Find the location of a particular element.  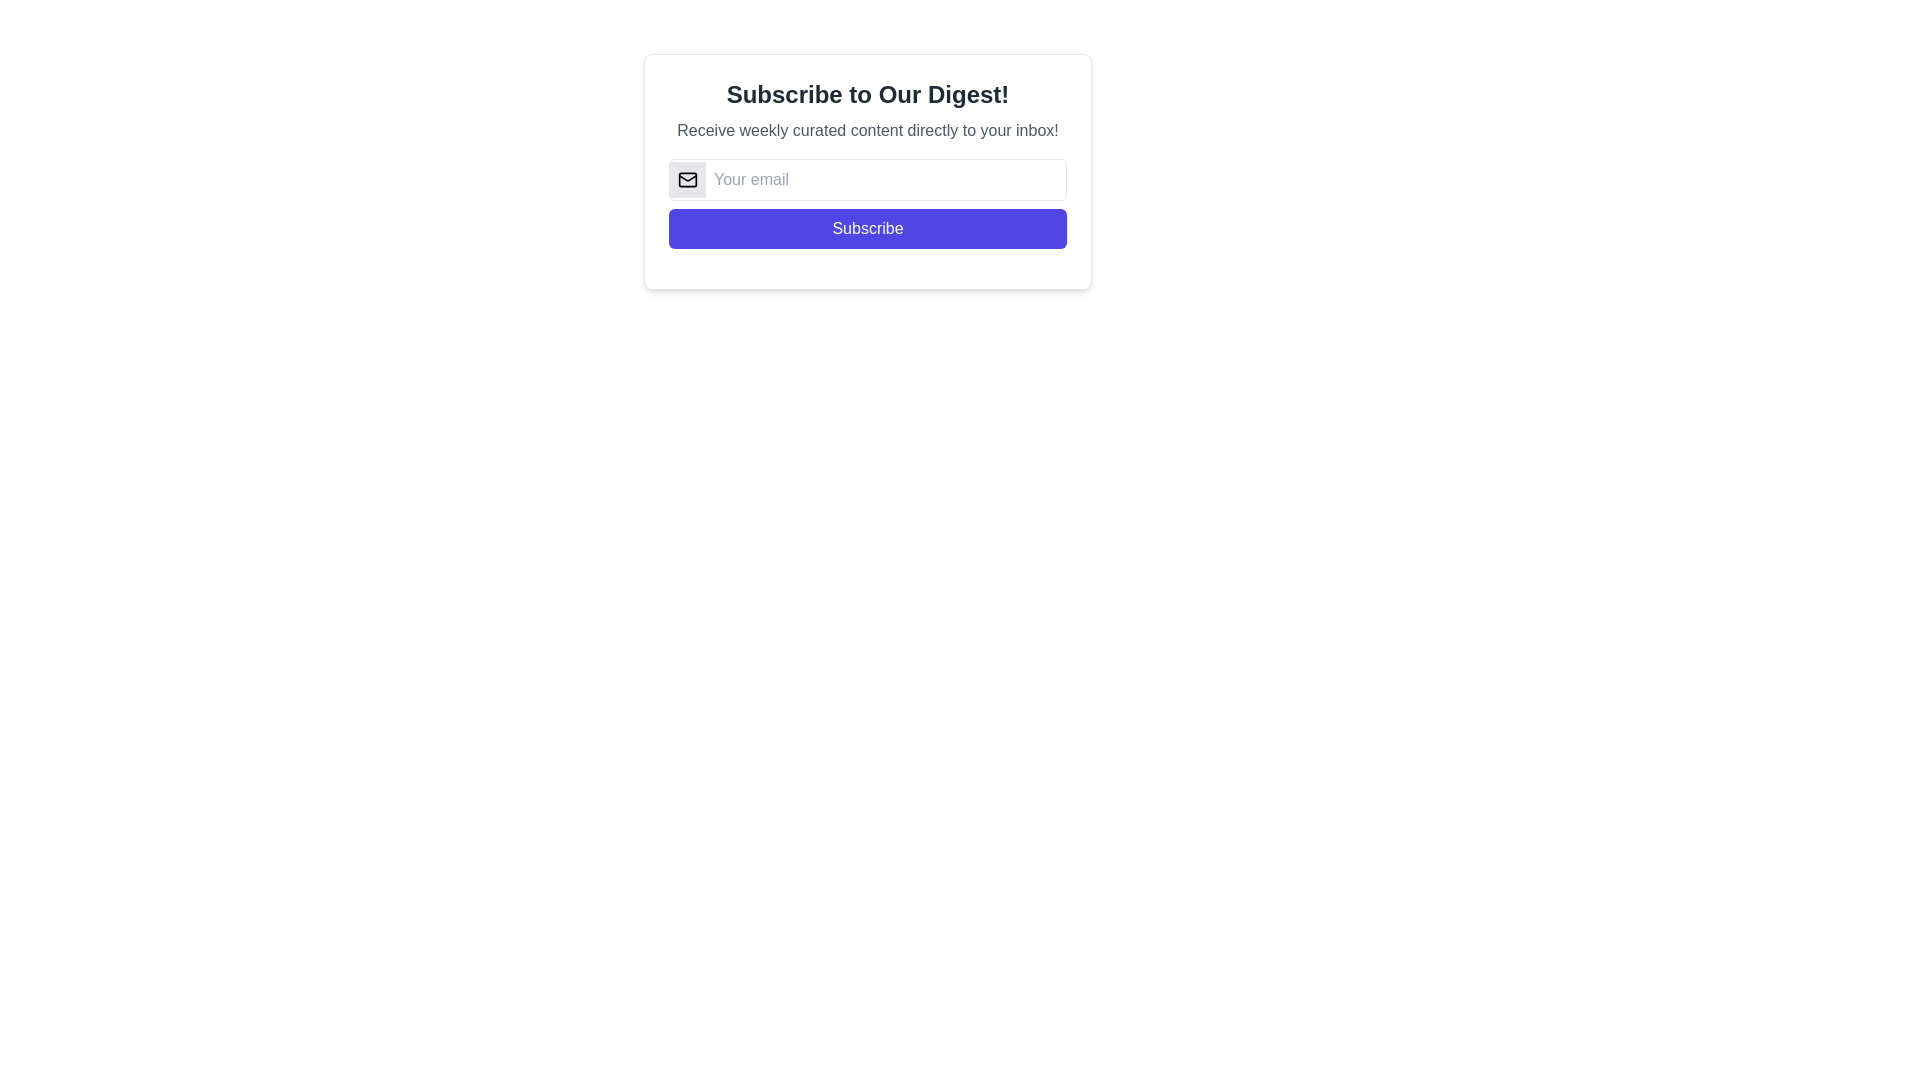

heading text 'Subscribe to Our Digest!' which is prominently displayed in bold and large font at the top of the content area is located at coordinates (868, 95).